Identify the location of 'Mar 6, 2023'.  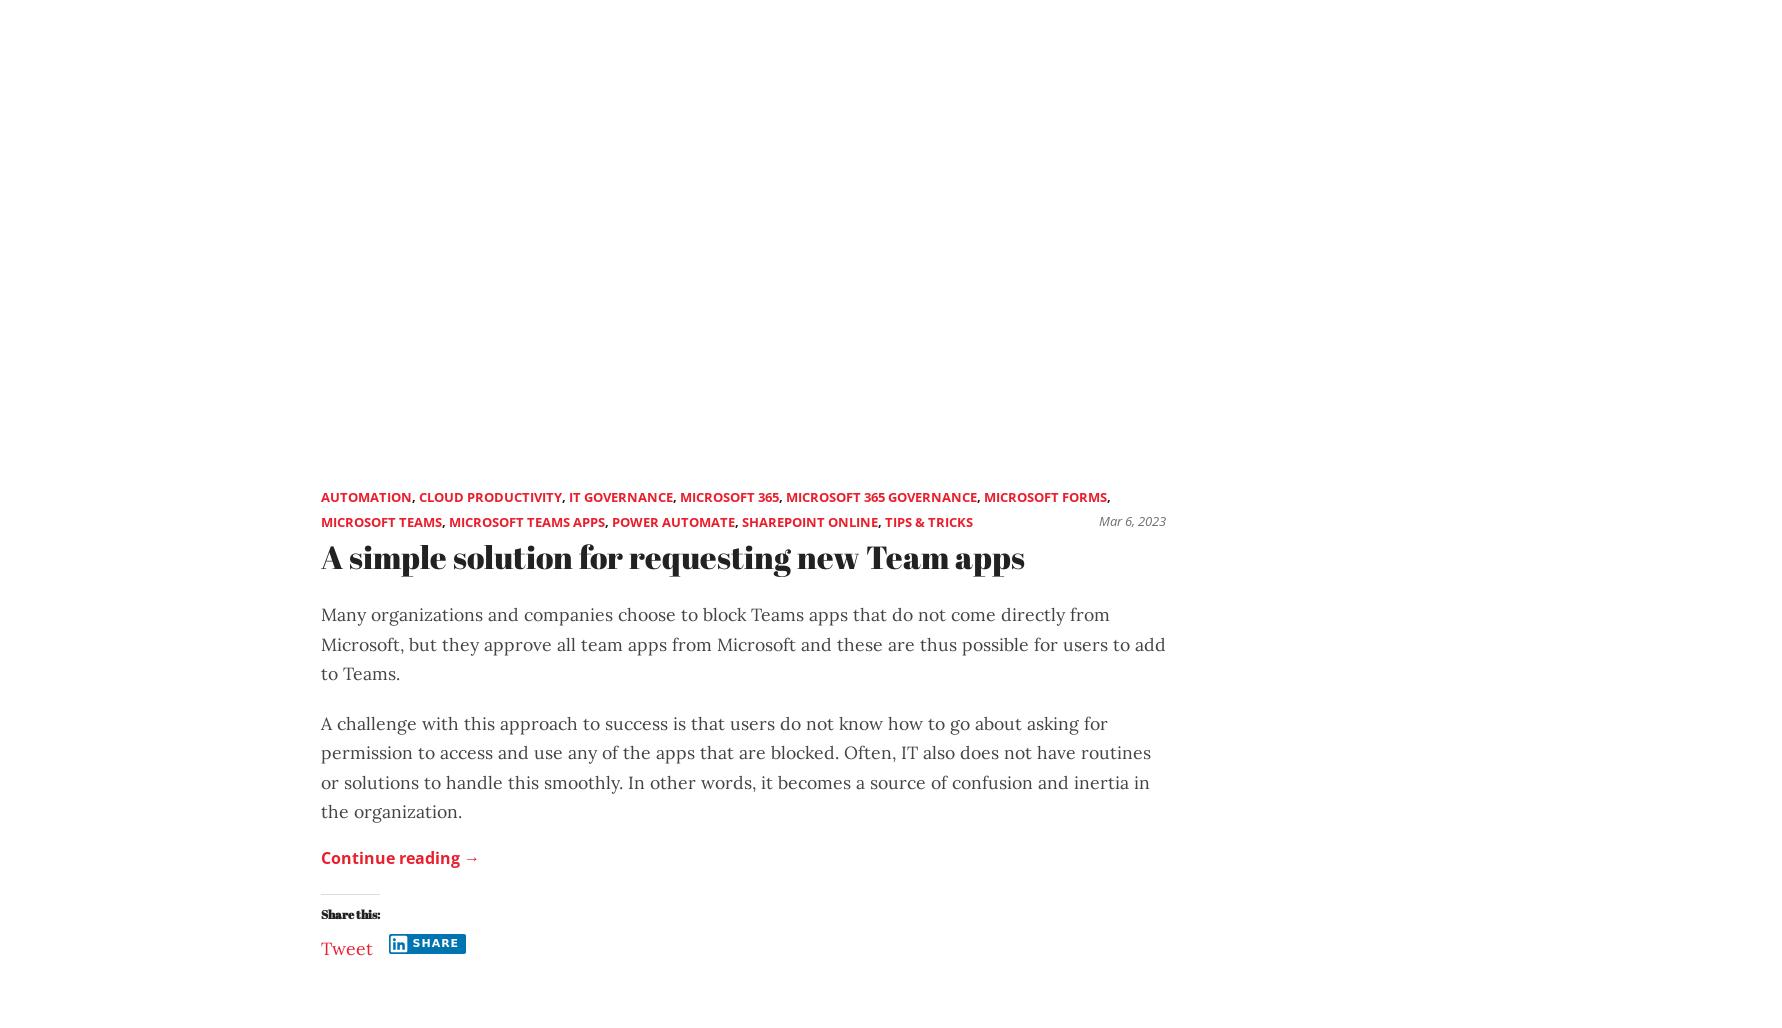
(1132, 519).